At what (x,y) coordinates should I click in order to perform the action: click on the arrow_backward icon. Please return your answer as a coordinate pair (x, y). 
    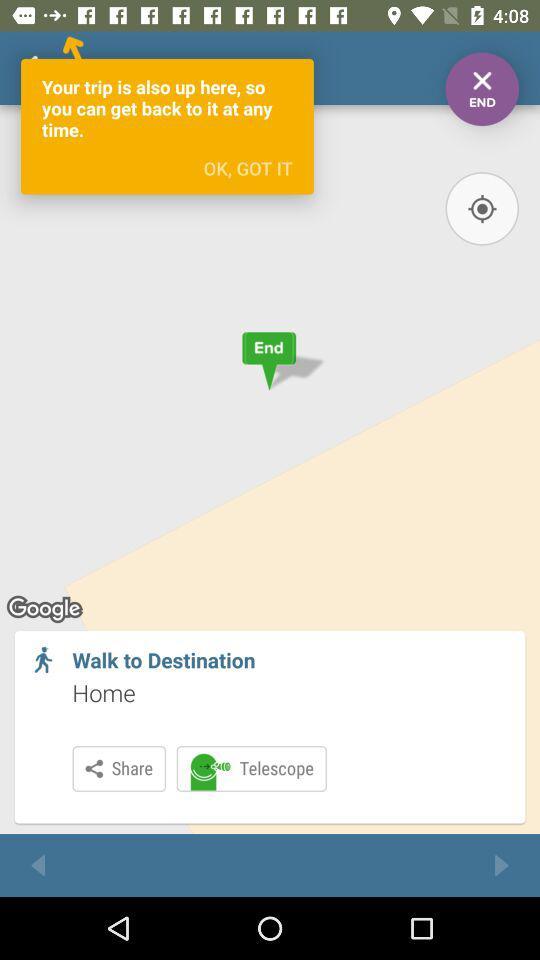
    Looking at the image, I should click on (38, 864).